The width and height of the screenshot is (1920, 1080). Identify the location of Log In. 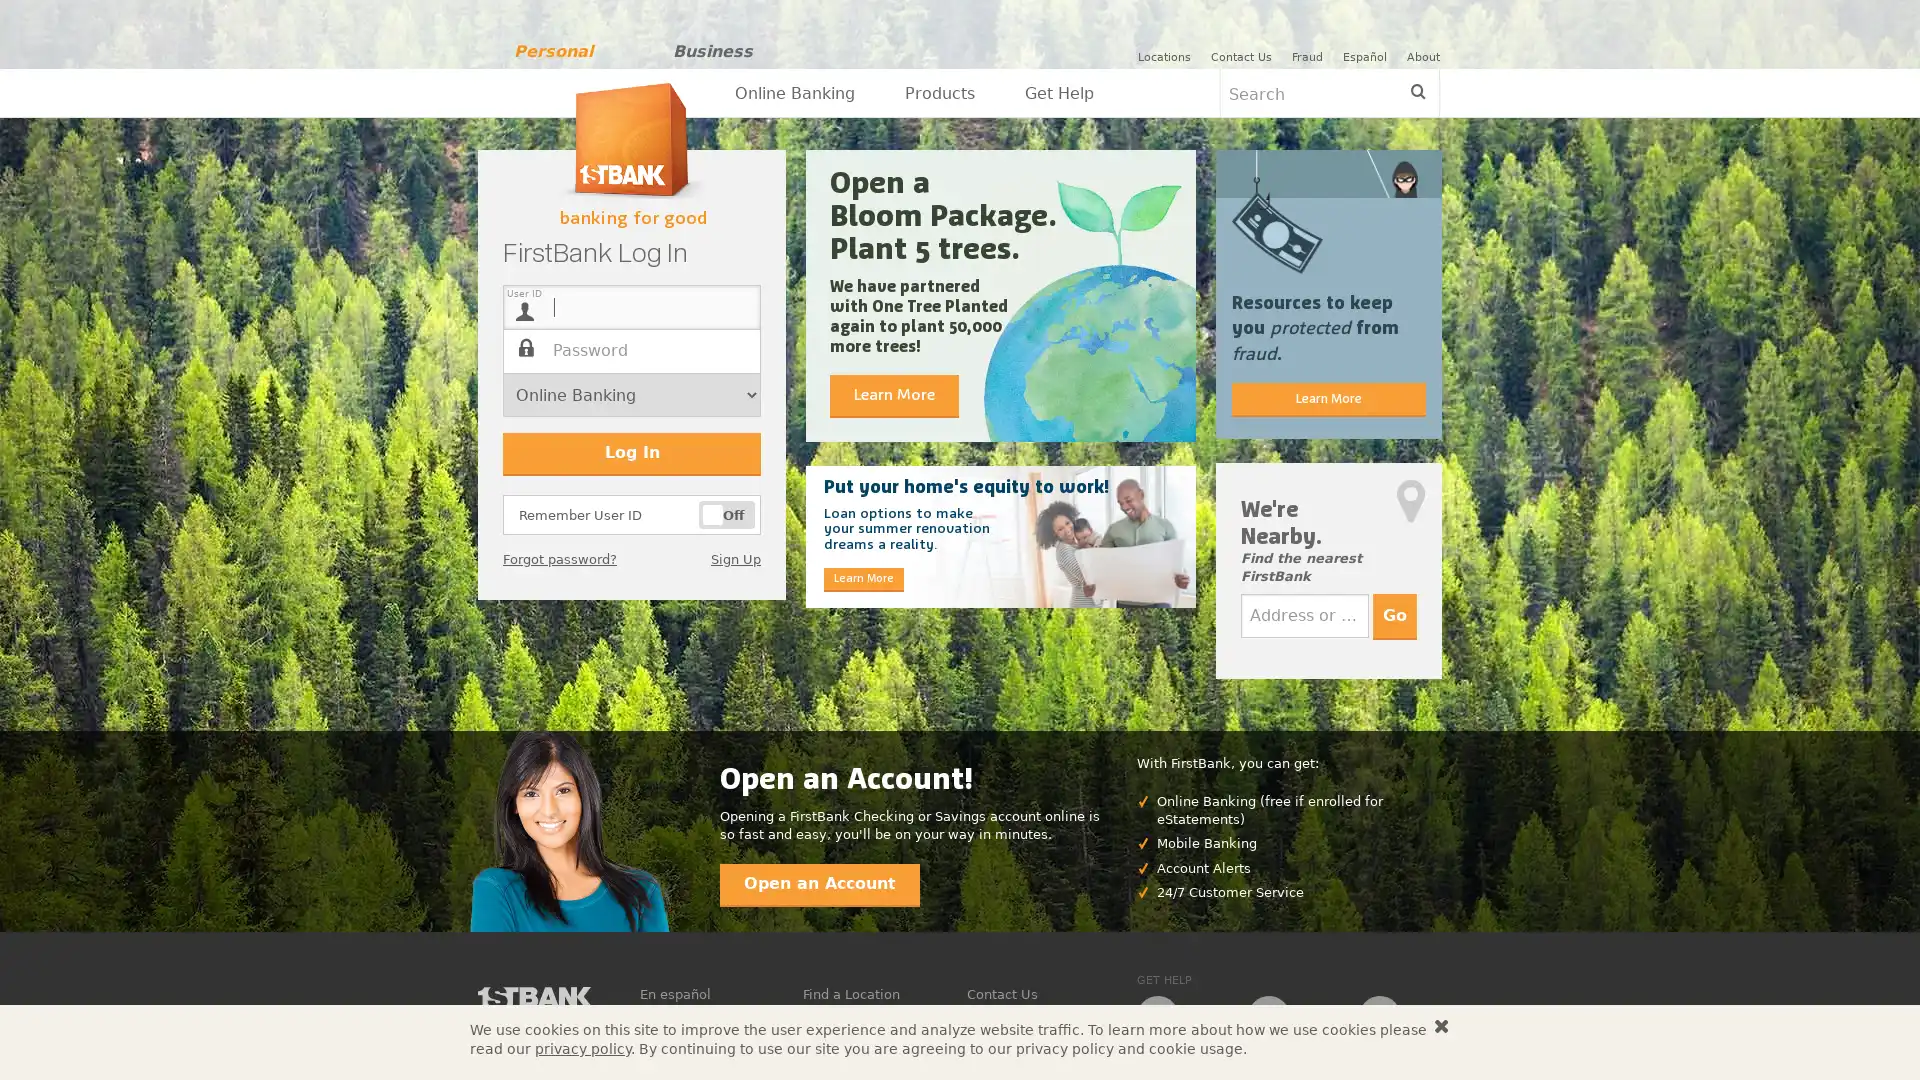
(631, 454).